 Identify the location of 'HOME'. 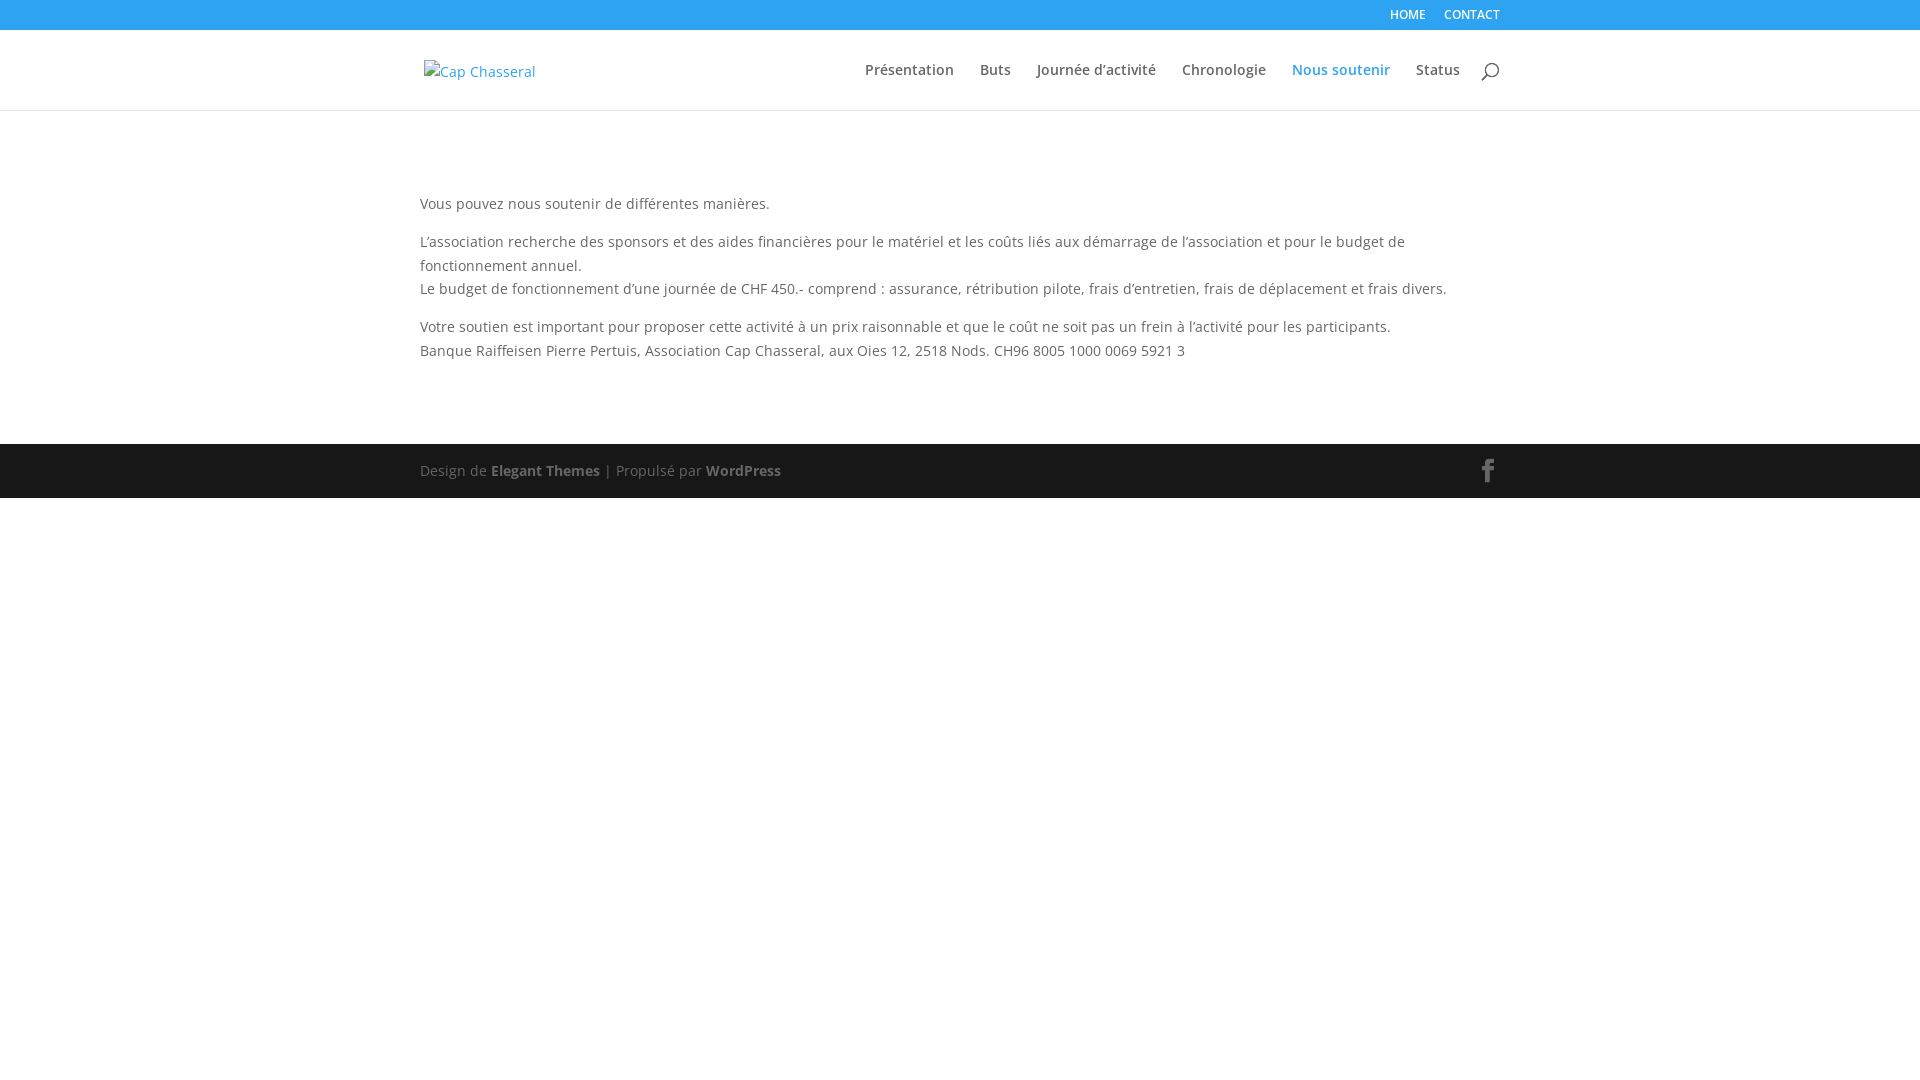
(1406, 19).